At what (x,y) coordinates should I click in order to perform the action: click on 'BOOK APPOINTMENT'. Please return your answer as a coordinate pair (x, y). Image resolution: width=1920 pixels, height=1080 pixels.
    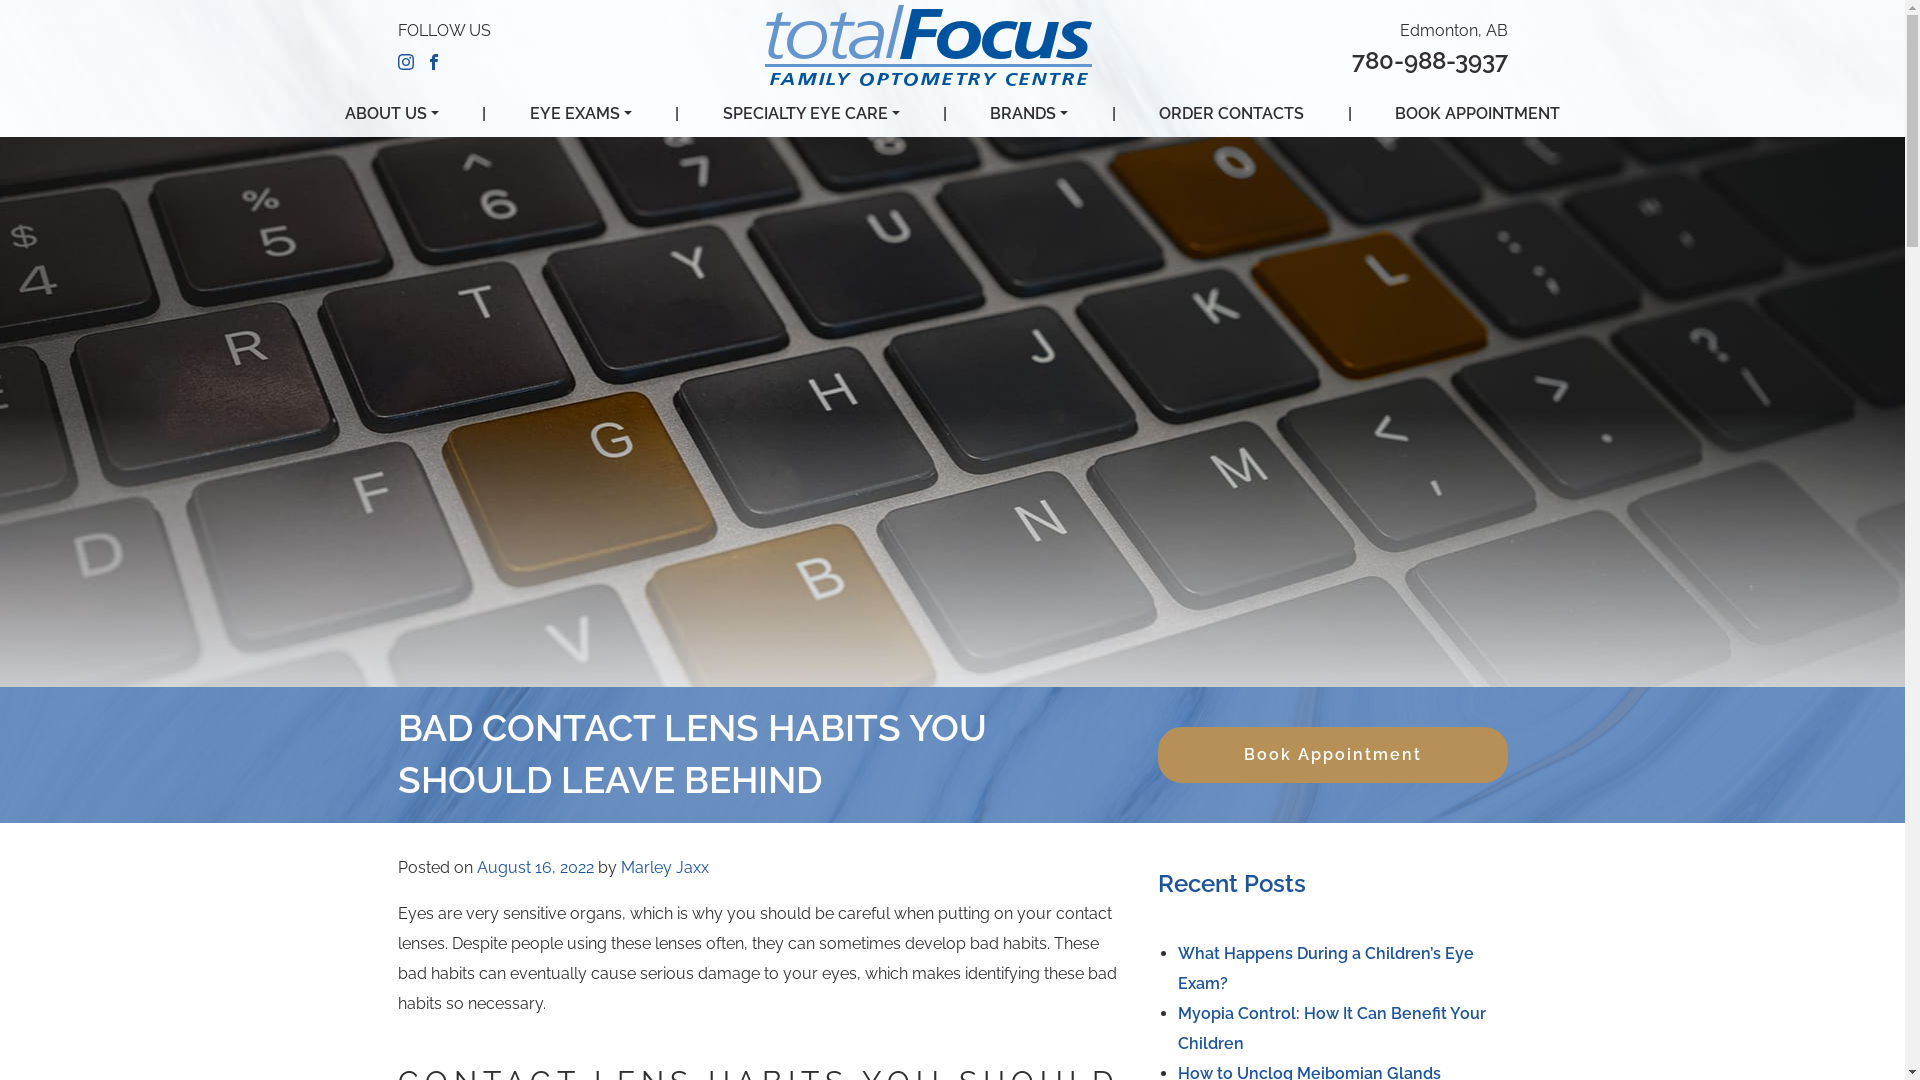
    Looking at the image, I should click on (1477, 114).